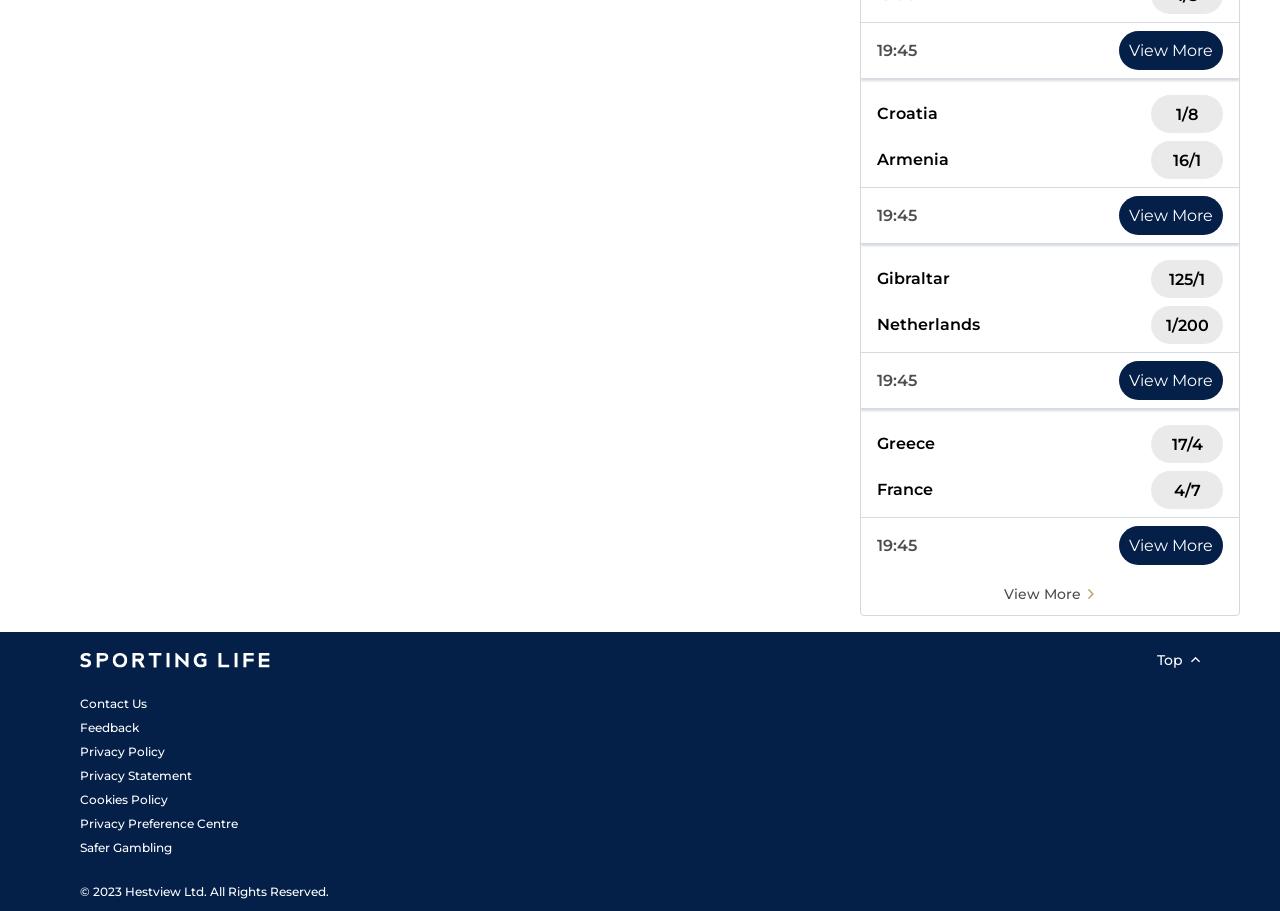 Image resolution: width=1280 pixels, height=911 pixels. I want to click on 'Privacy Statement', so click(134, 775).